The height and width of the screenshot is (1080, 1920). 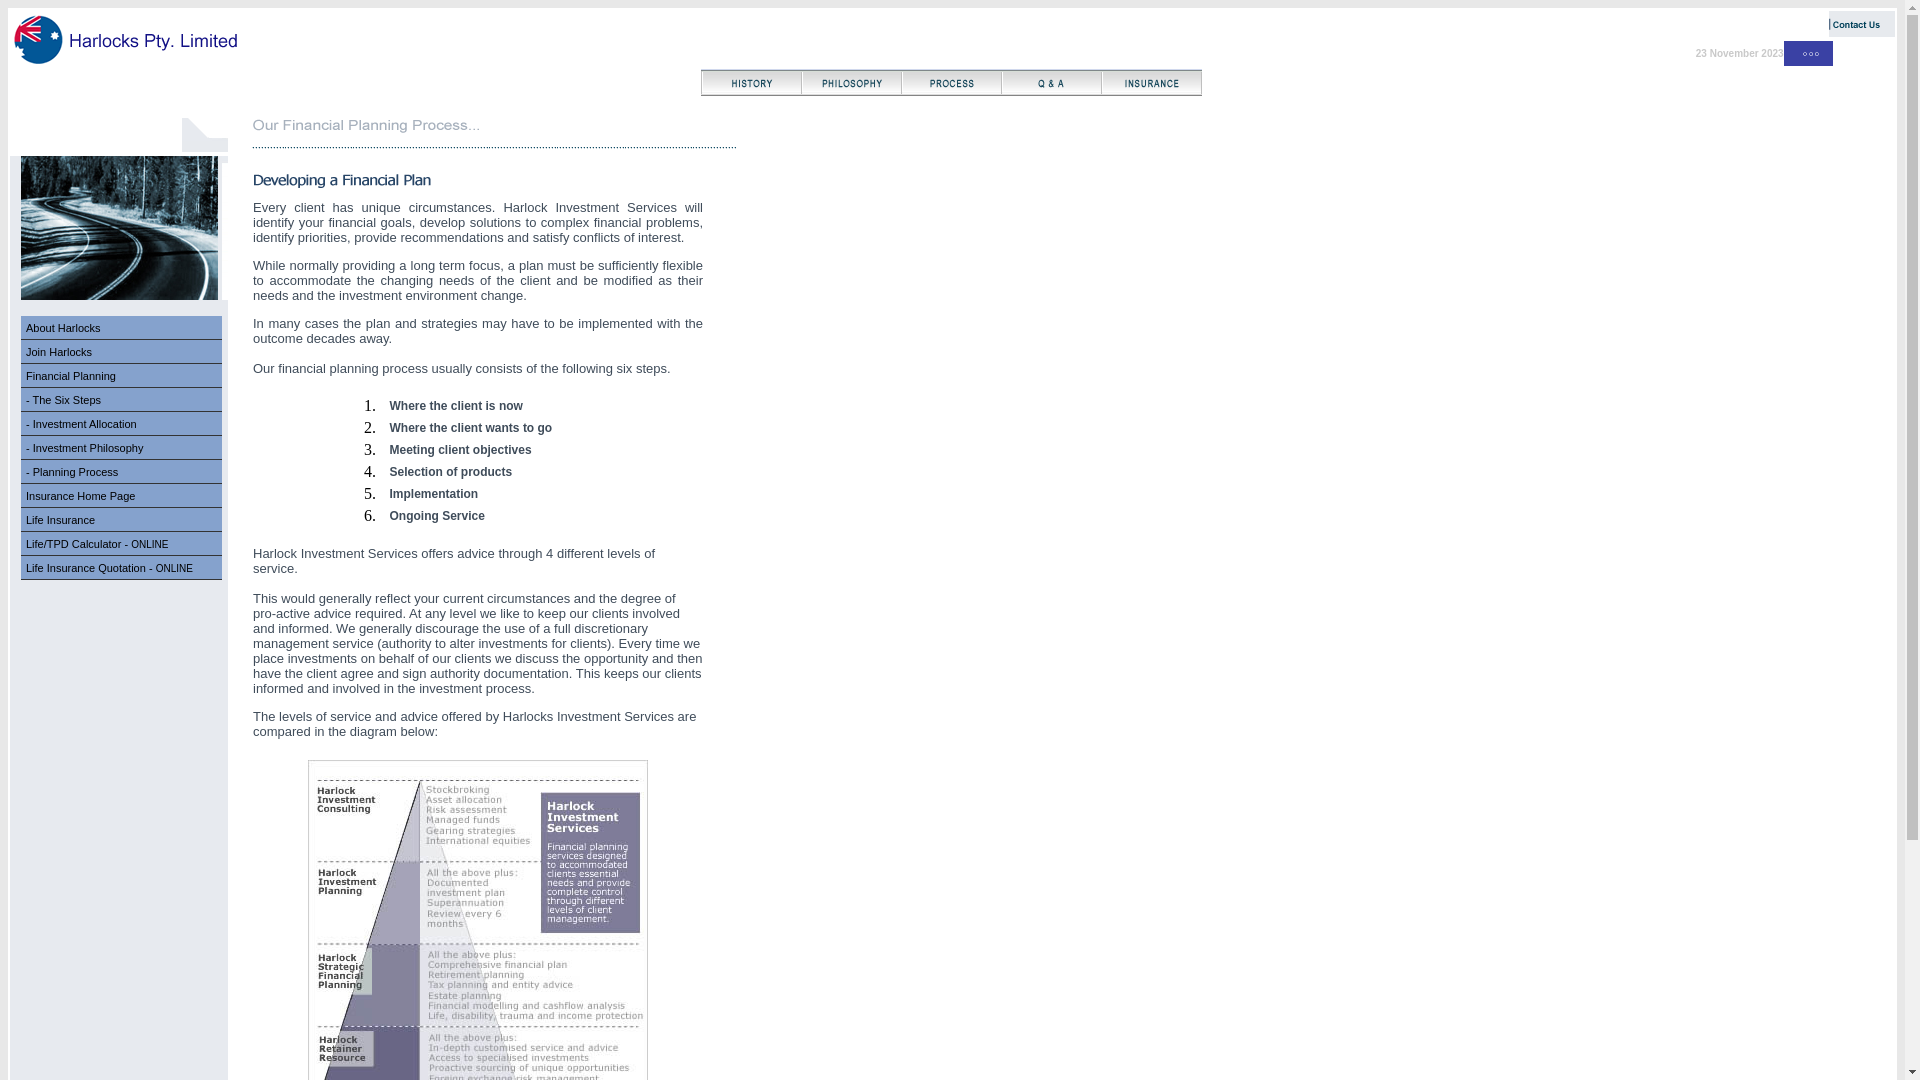 I want to click on 'Where the client is now', so click(x=455, y=405).